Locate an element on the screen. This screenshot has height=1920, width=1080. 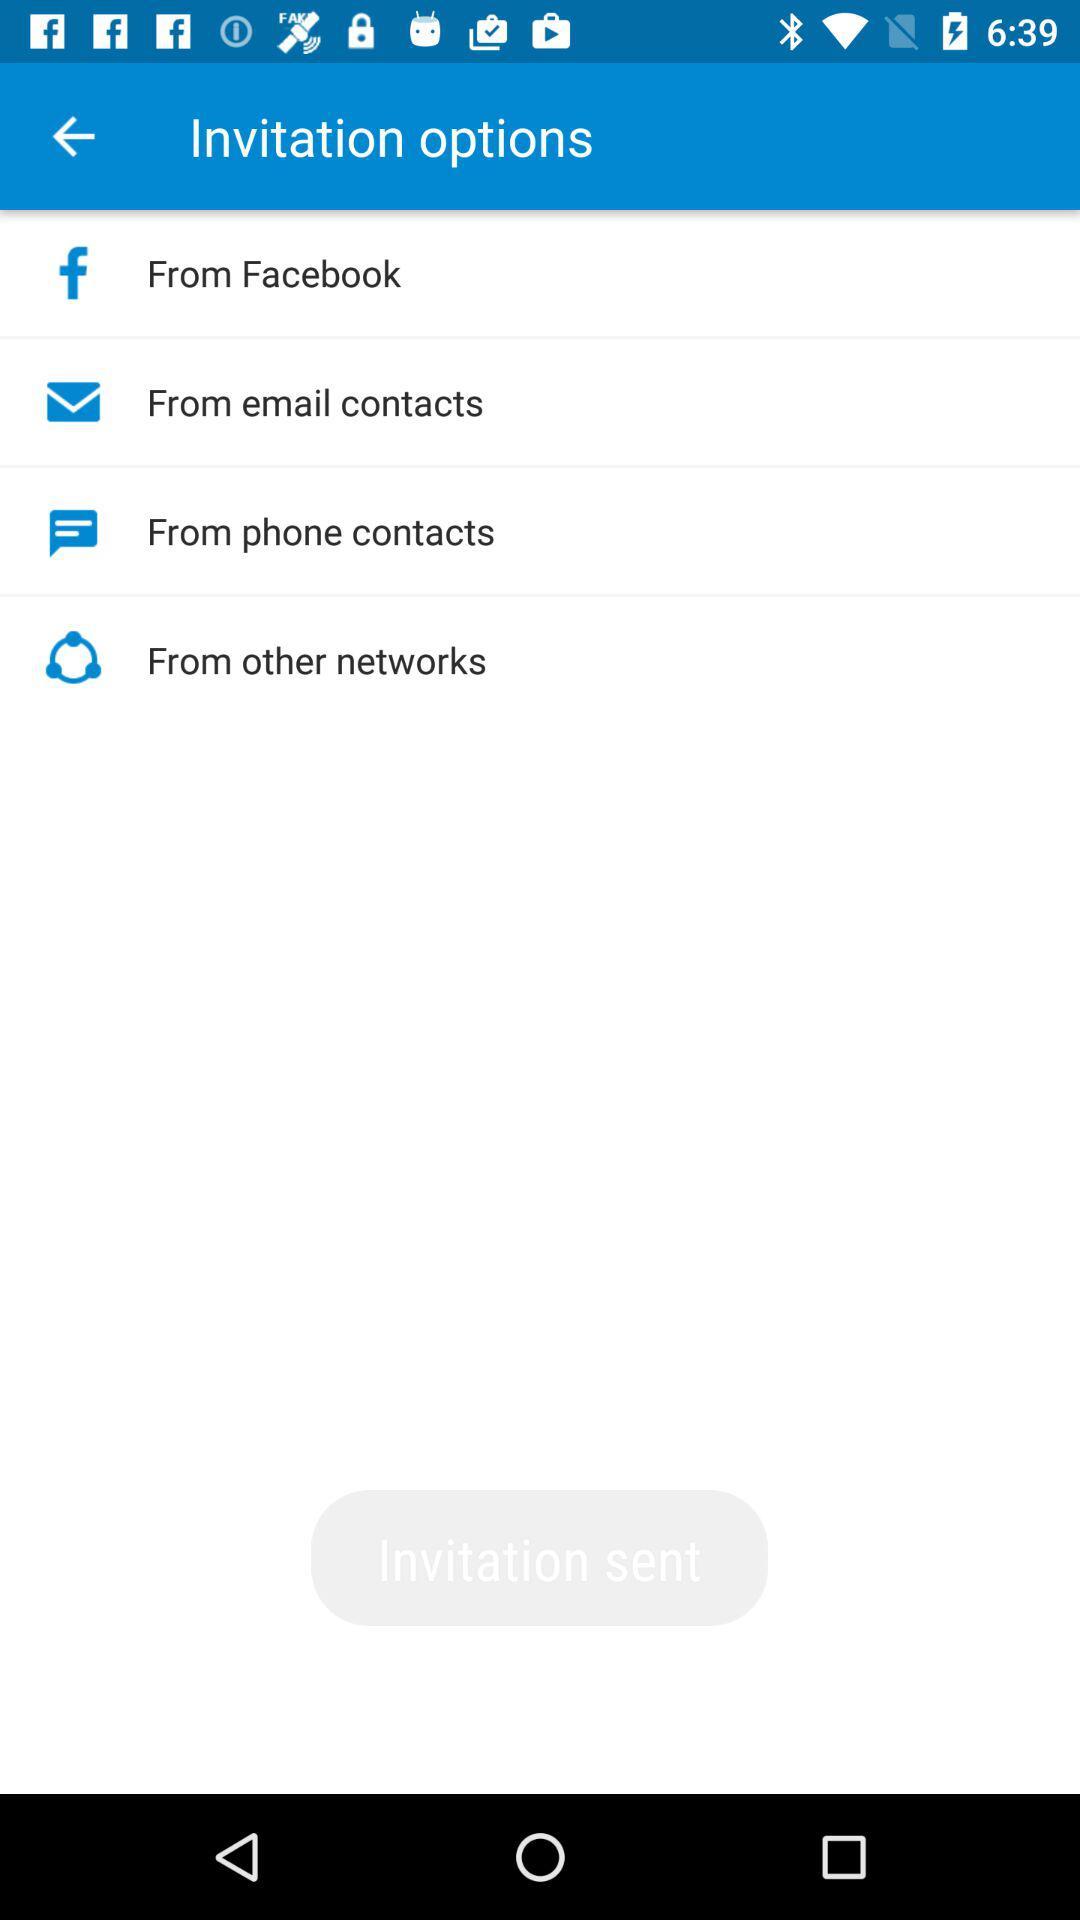
the item to the left of invitation options item is located at coordinates (72, 135).